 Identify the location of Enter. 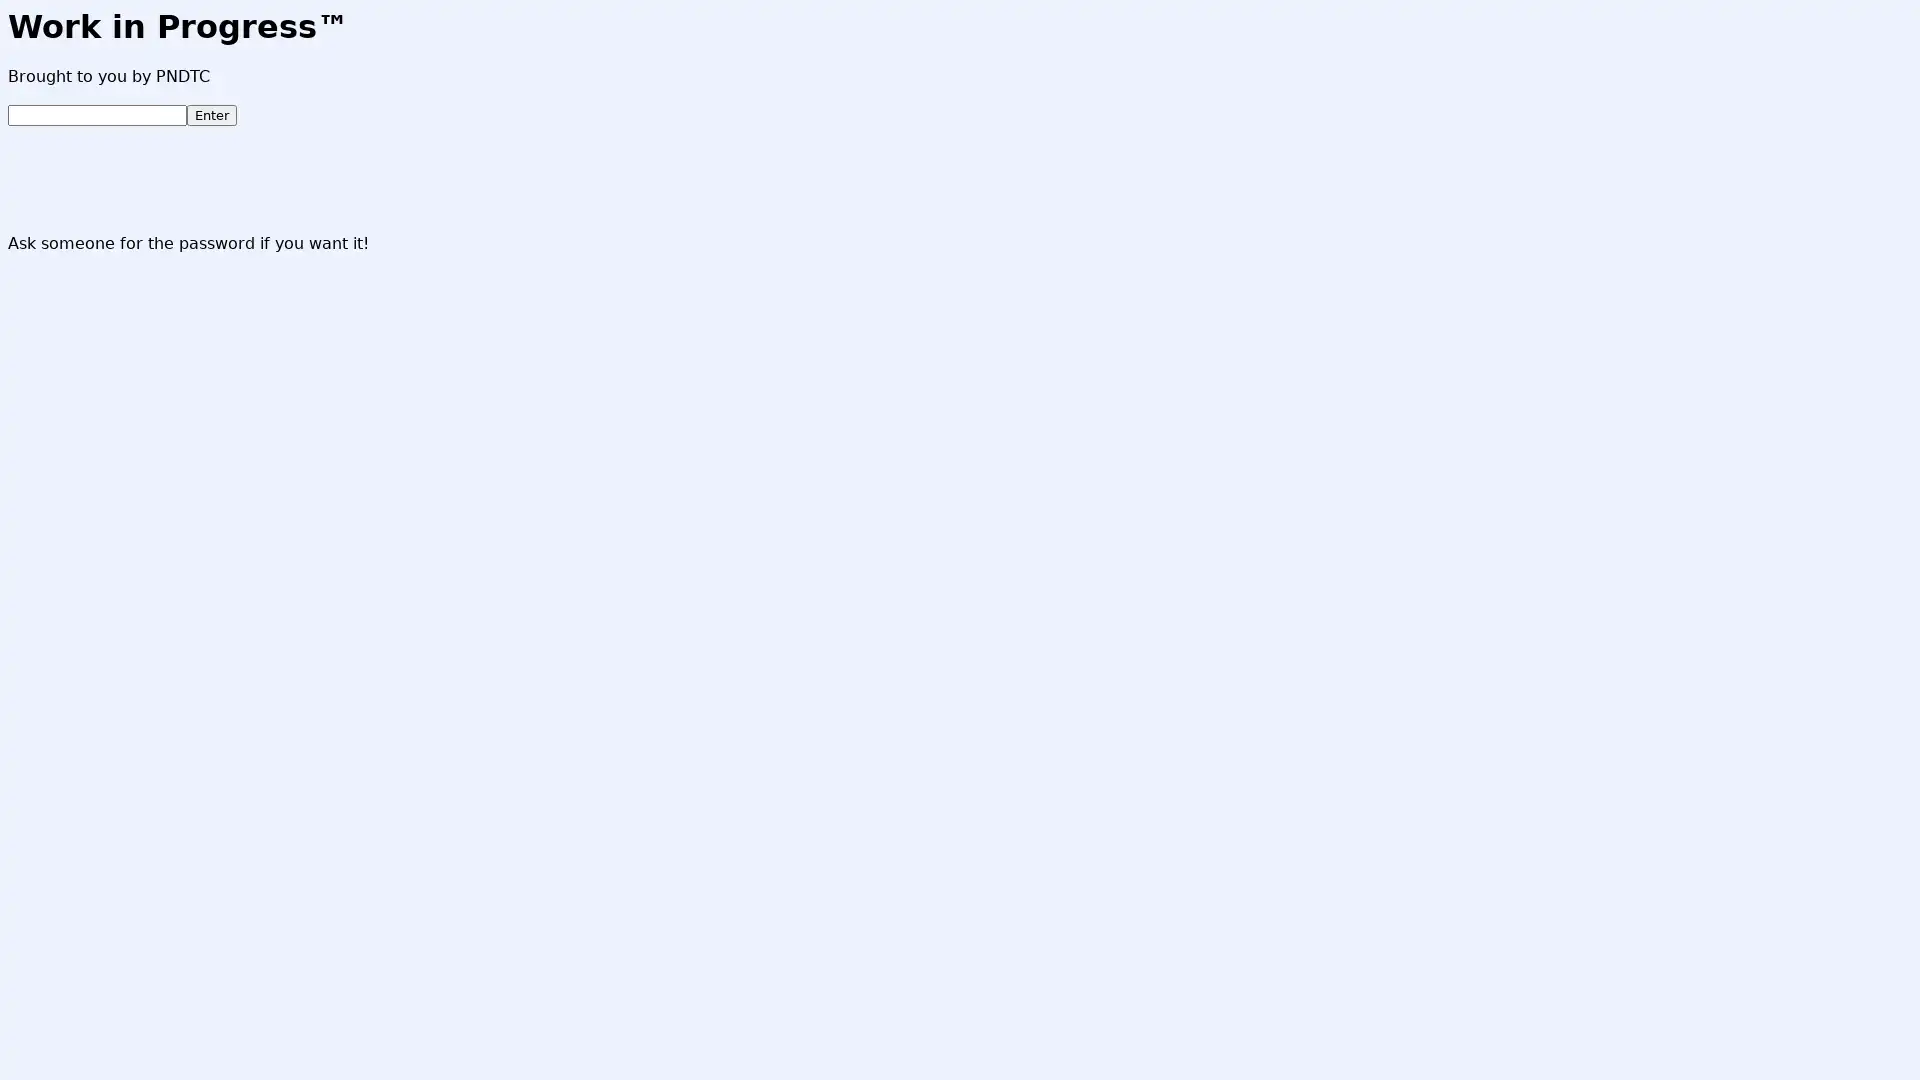
(211, 115).